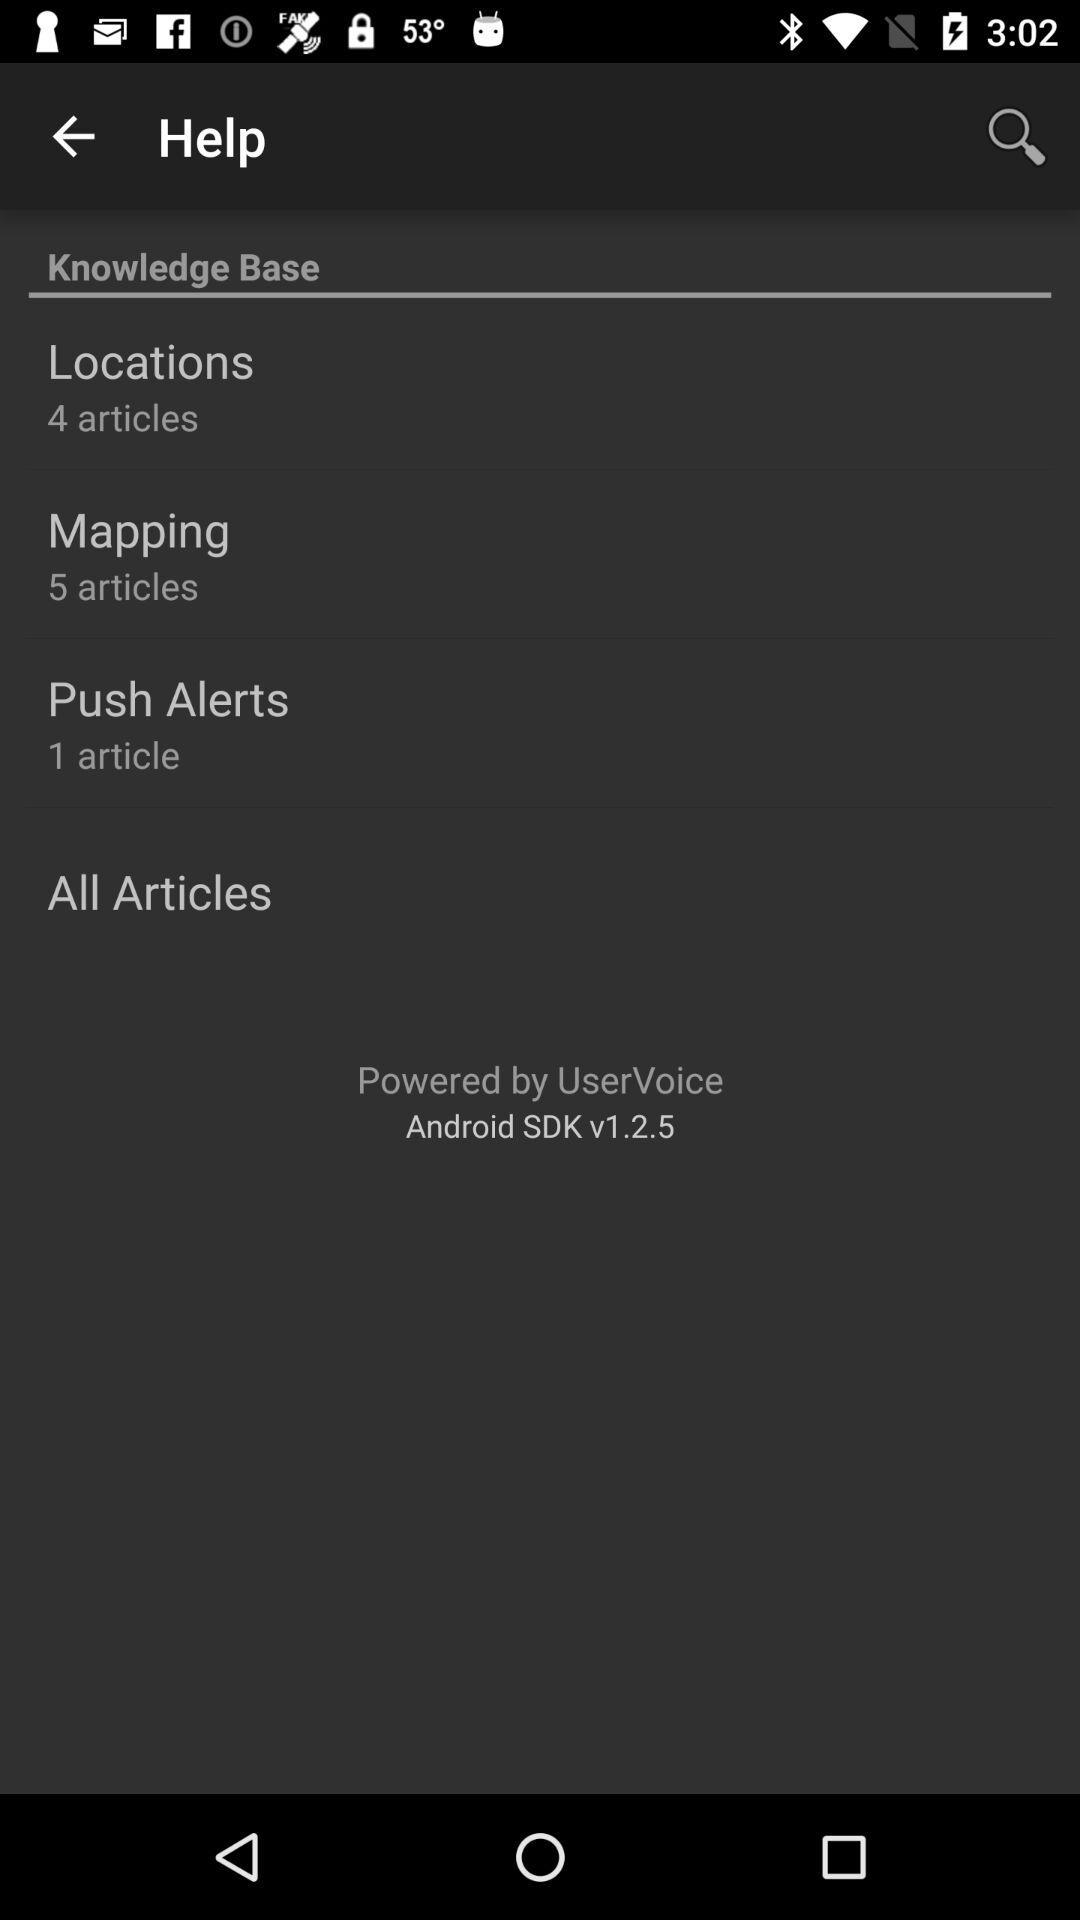 The width and height of the screenshot is (1080, 1920). Describe the element at coordinates (72, 135) in the screenshot. I see `the app to the left of the help icon` at that location.